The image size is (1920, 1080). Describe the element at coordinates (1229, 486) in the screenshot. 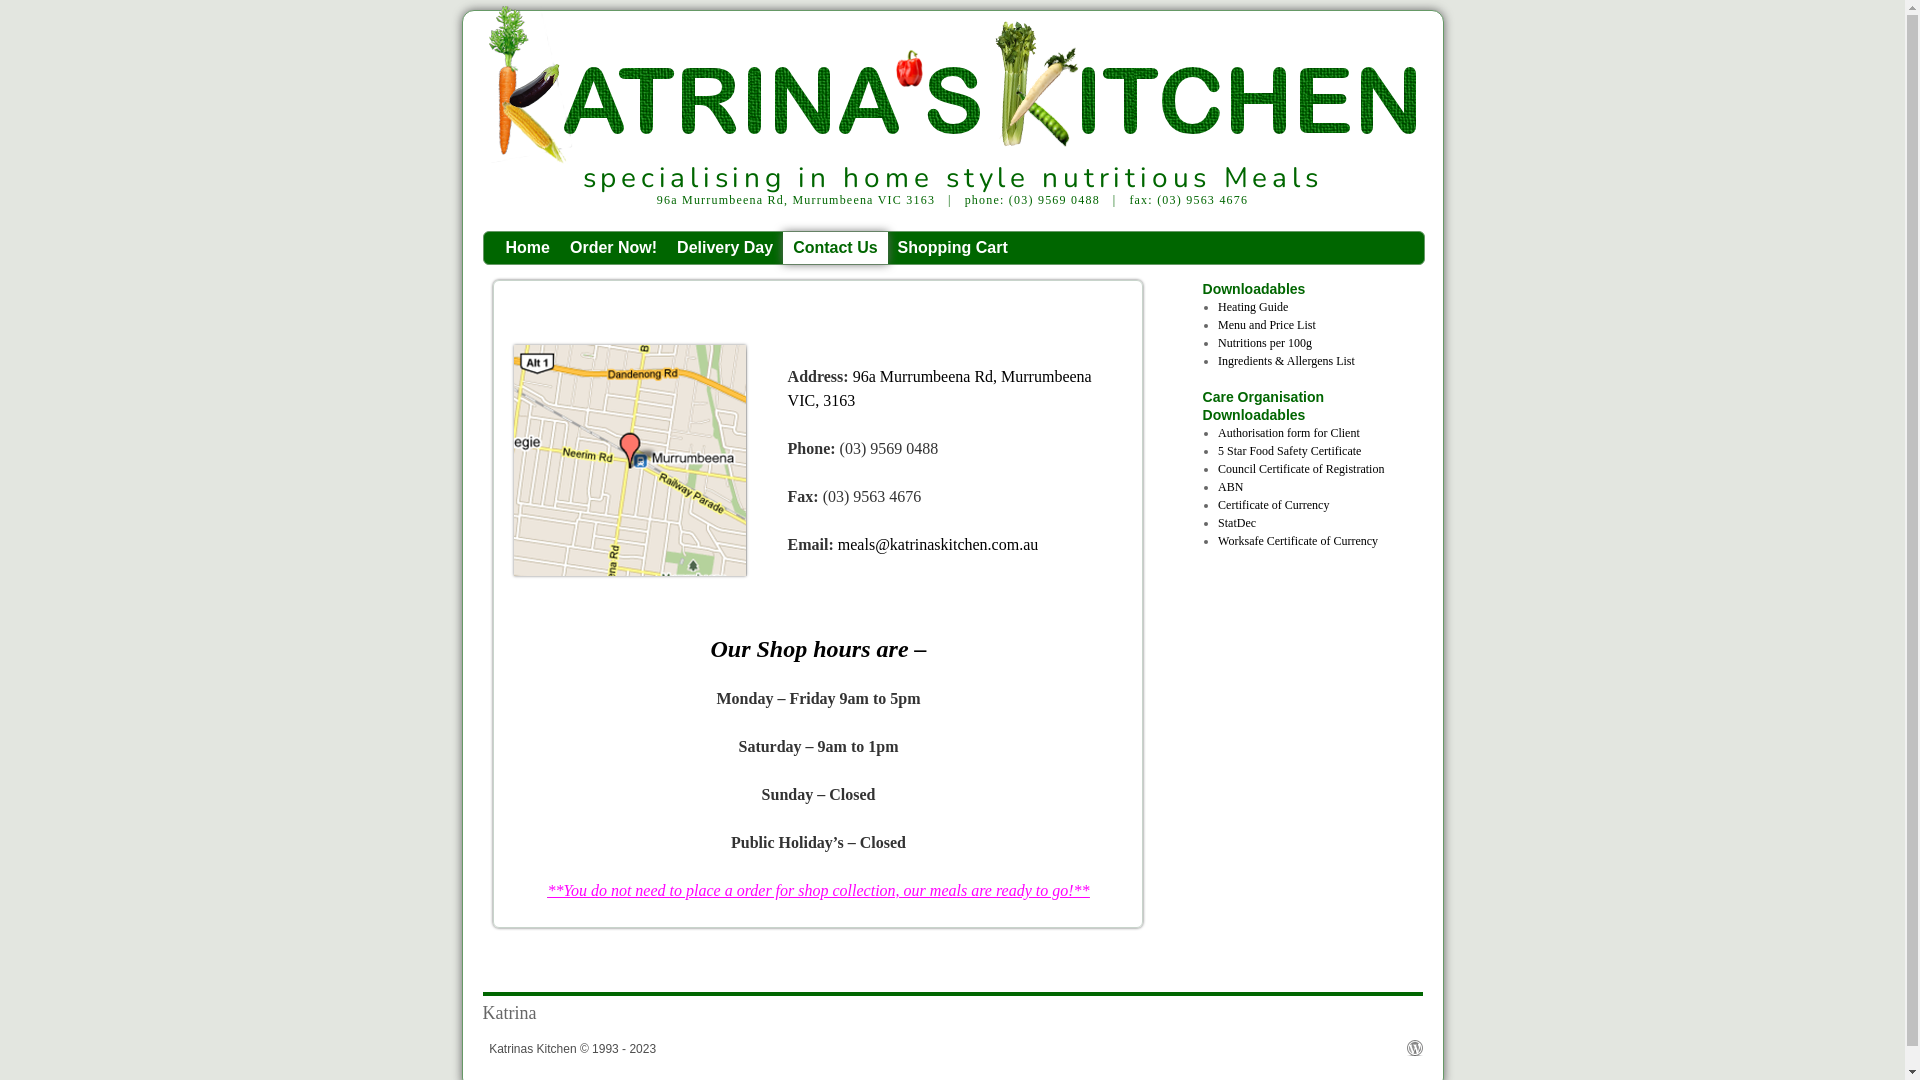

I see `'ABN'` at that location.